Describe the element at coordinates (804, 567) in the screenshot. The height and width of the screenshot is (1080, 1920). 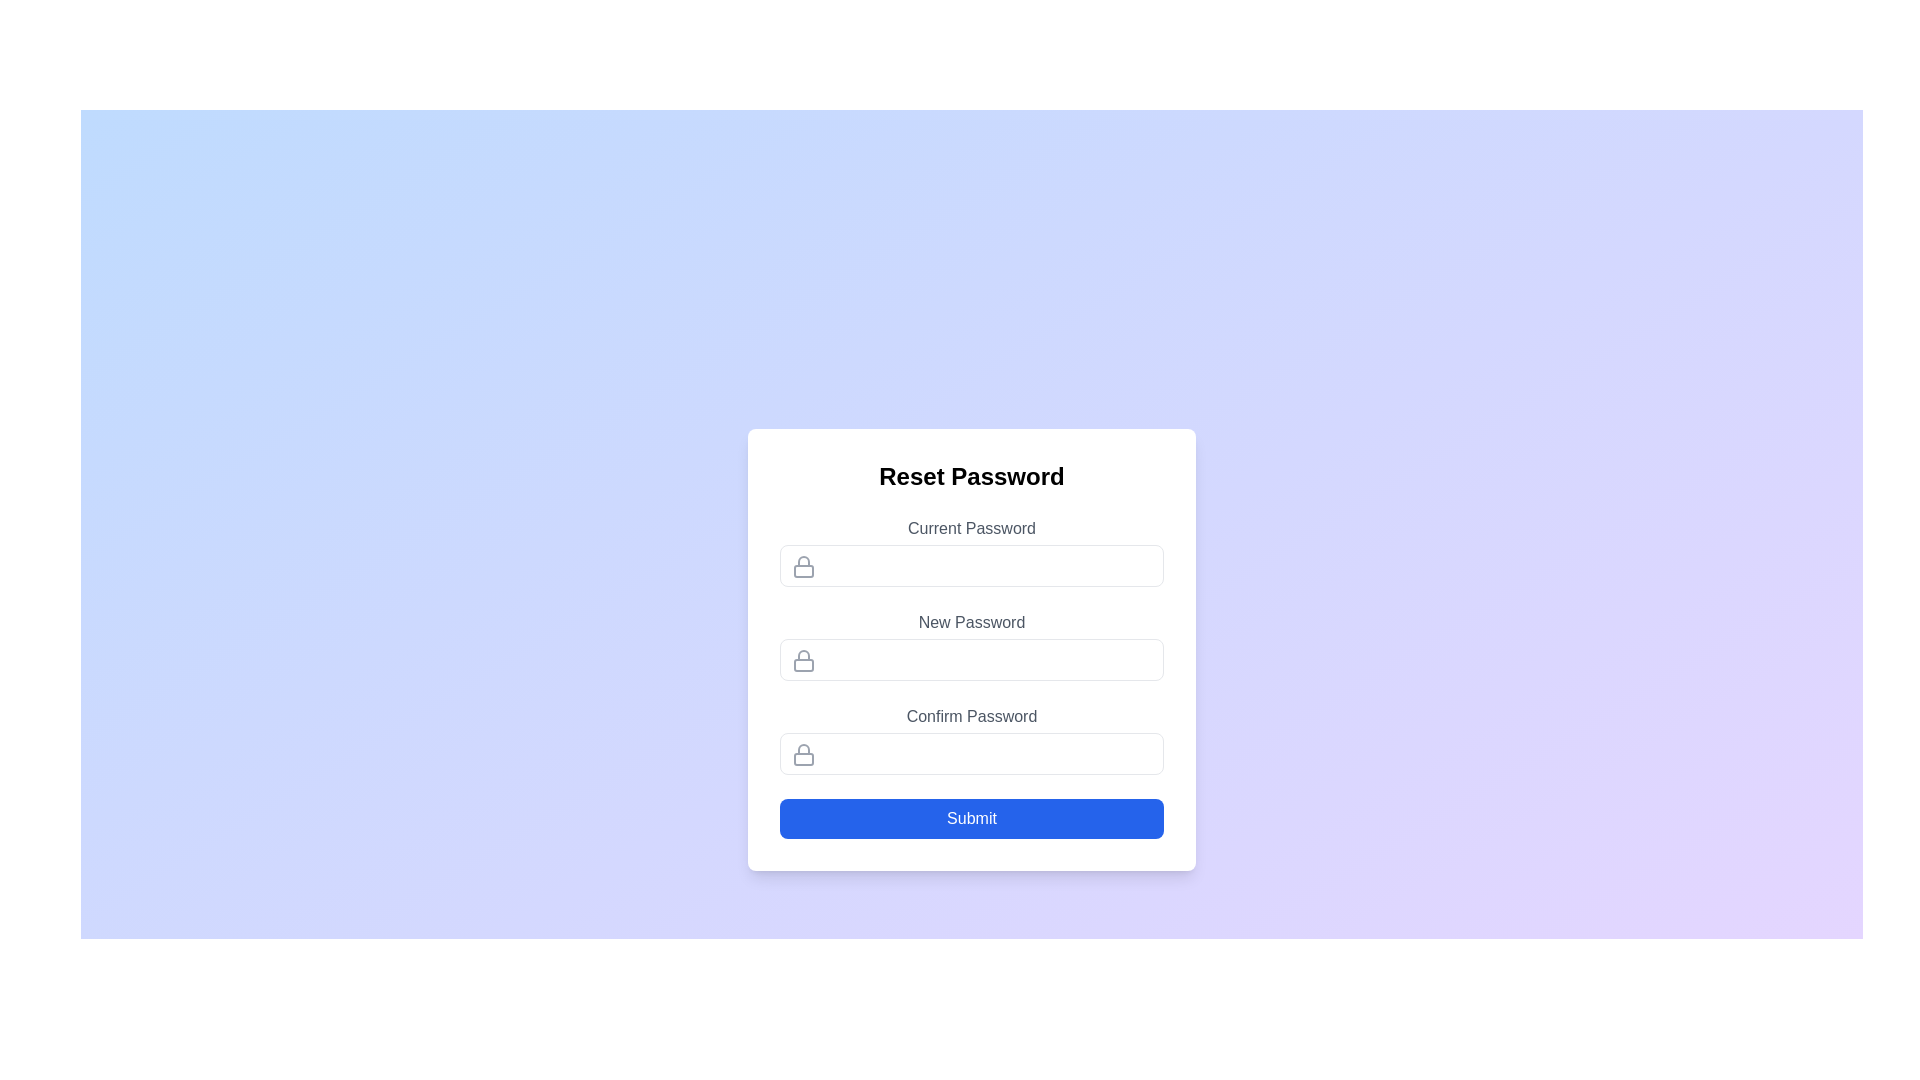
I see `the lock icon located inside the 'Current Password' input field, which visually indicates password-protected data` at that location.